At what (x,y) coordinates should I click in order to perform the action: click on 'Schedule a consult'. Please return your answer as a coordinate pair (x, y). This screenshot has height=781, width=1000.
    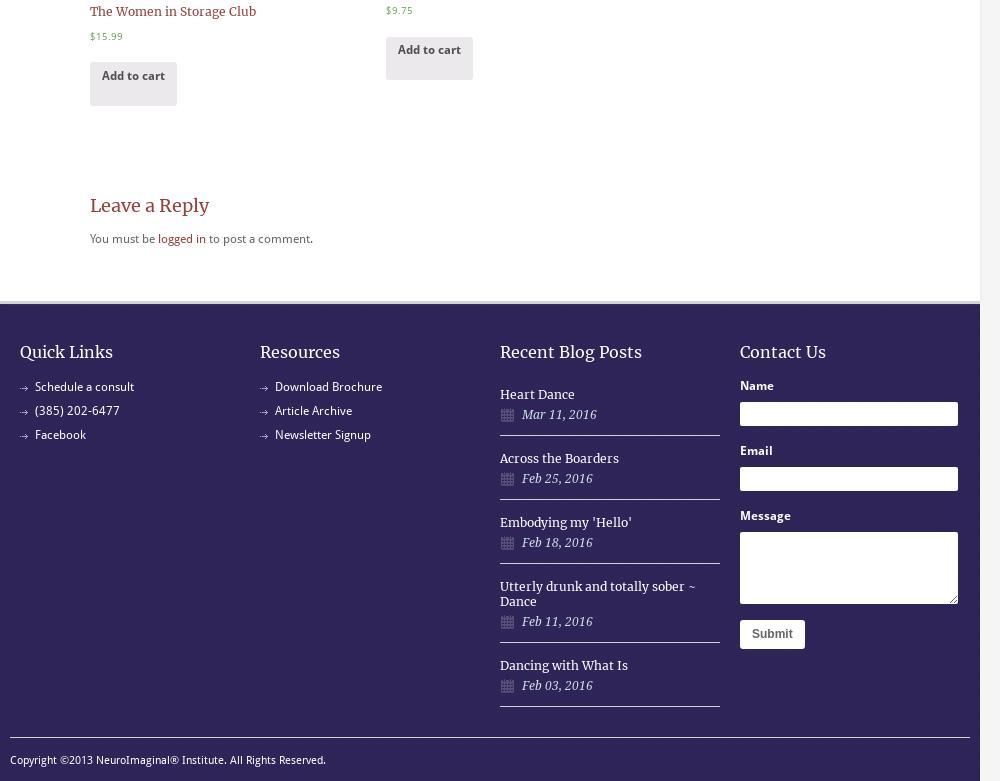
    Looking at the image, I should click on (83, 385).